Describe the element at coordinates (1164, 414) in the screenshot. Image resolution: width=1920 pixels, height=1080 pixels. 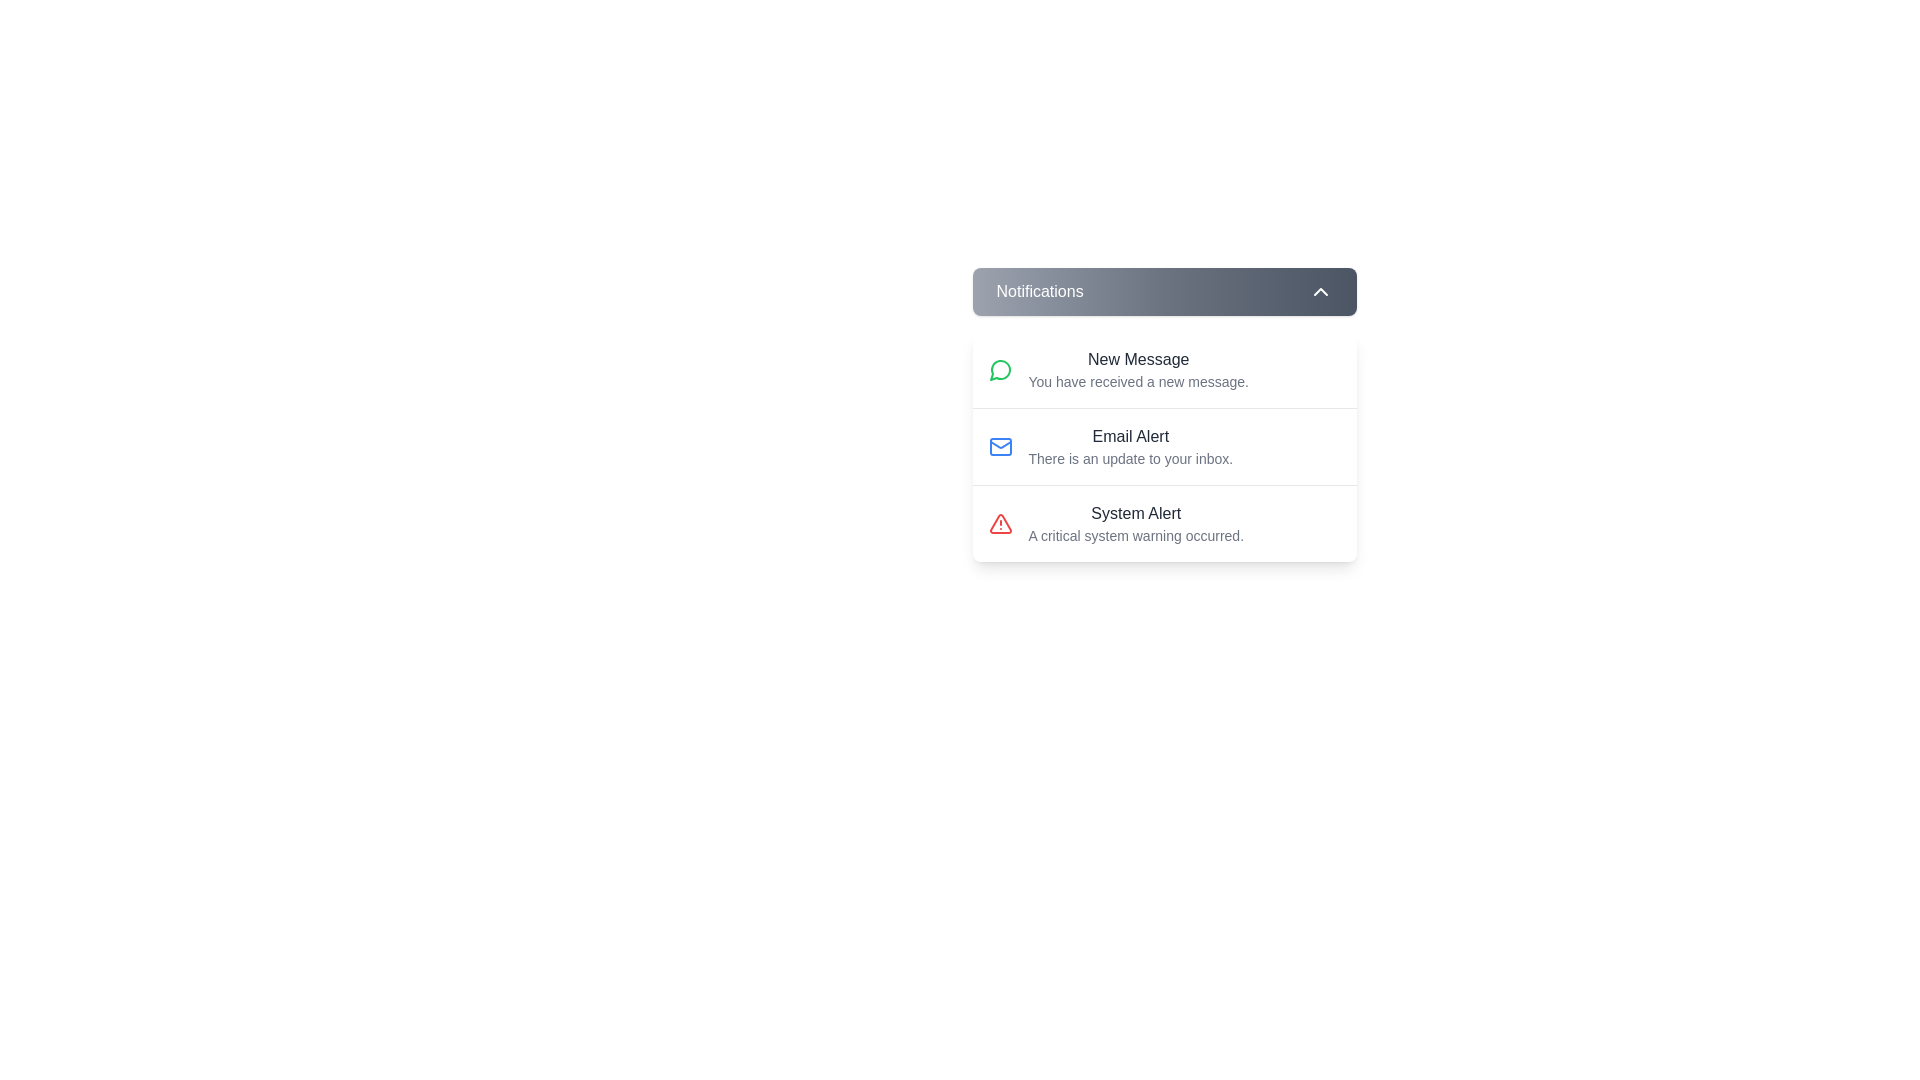
I see `the second notification card in the Notification component, which displays alerts with a white background and grey dividers` at that location.